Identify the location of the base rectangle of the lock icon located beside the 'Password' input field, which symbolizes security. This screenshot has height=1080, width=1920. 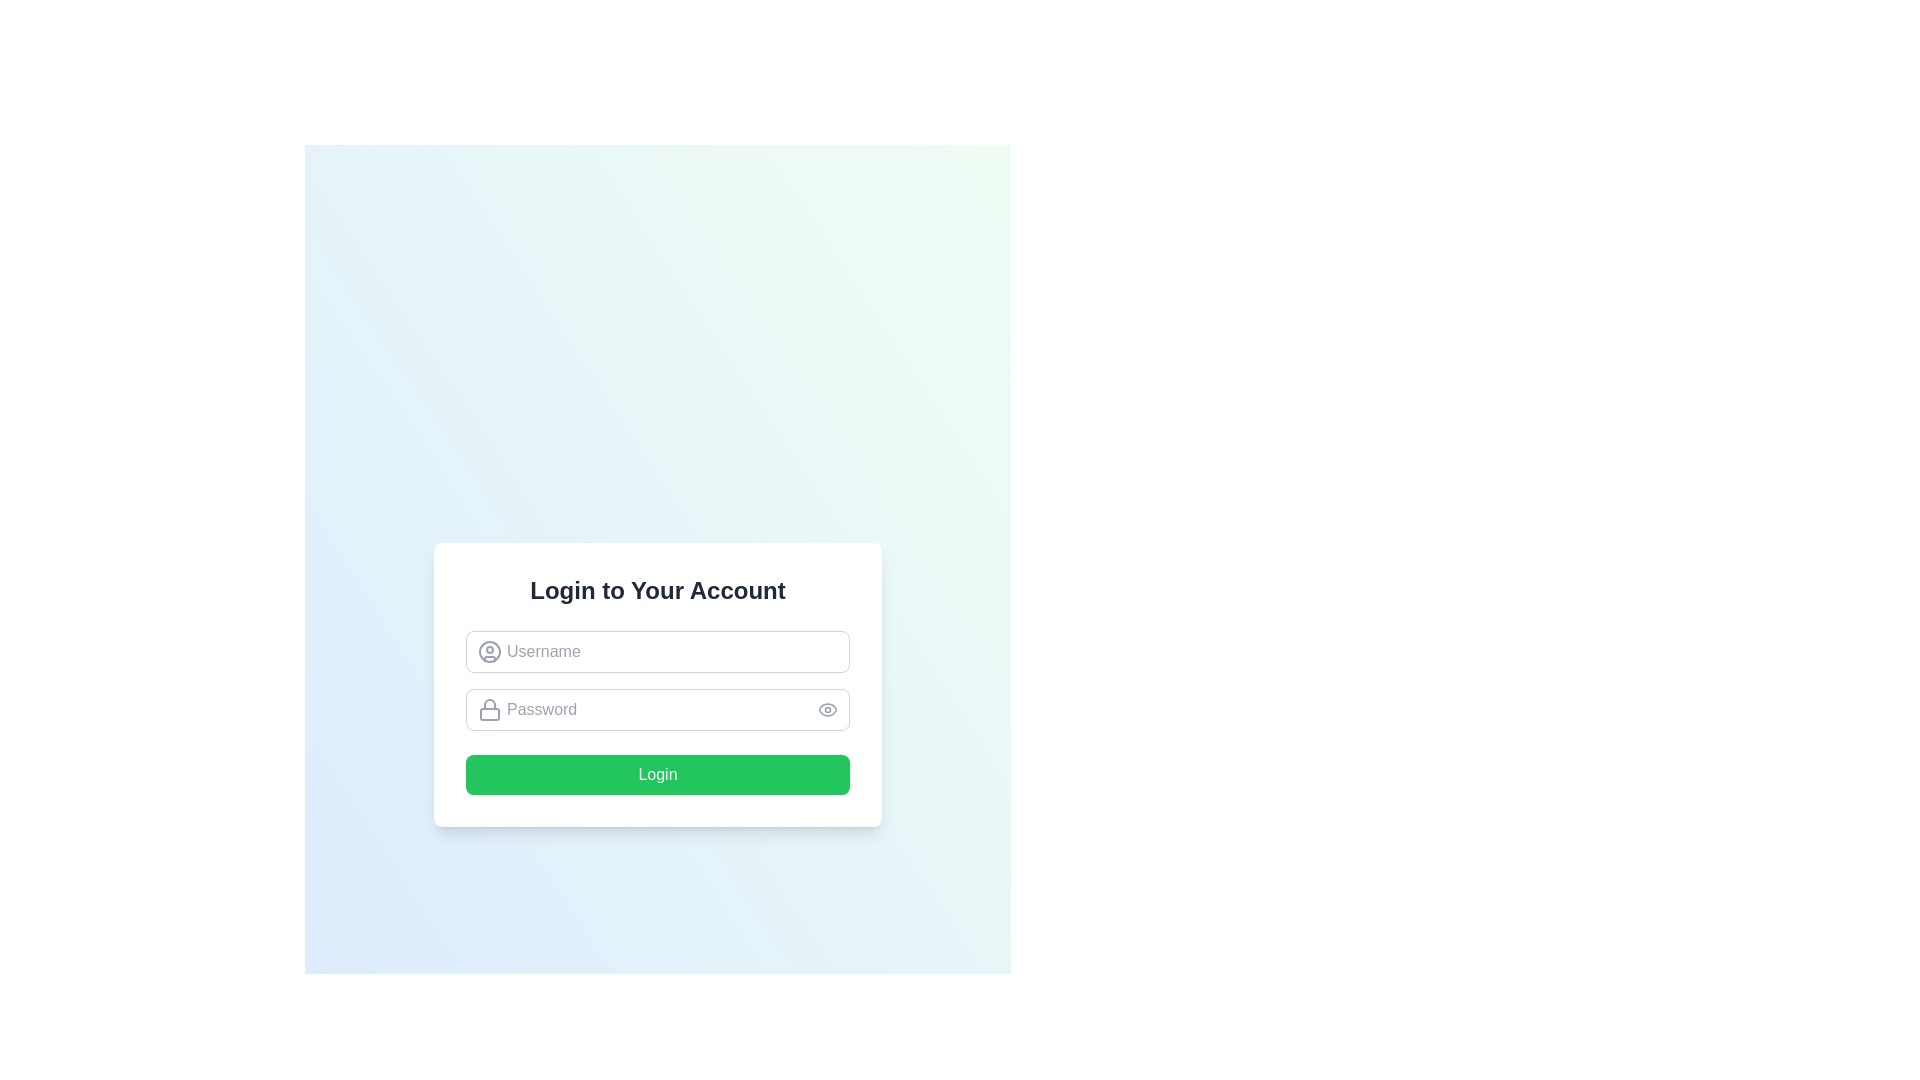
(489, 713).